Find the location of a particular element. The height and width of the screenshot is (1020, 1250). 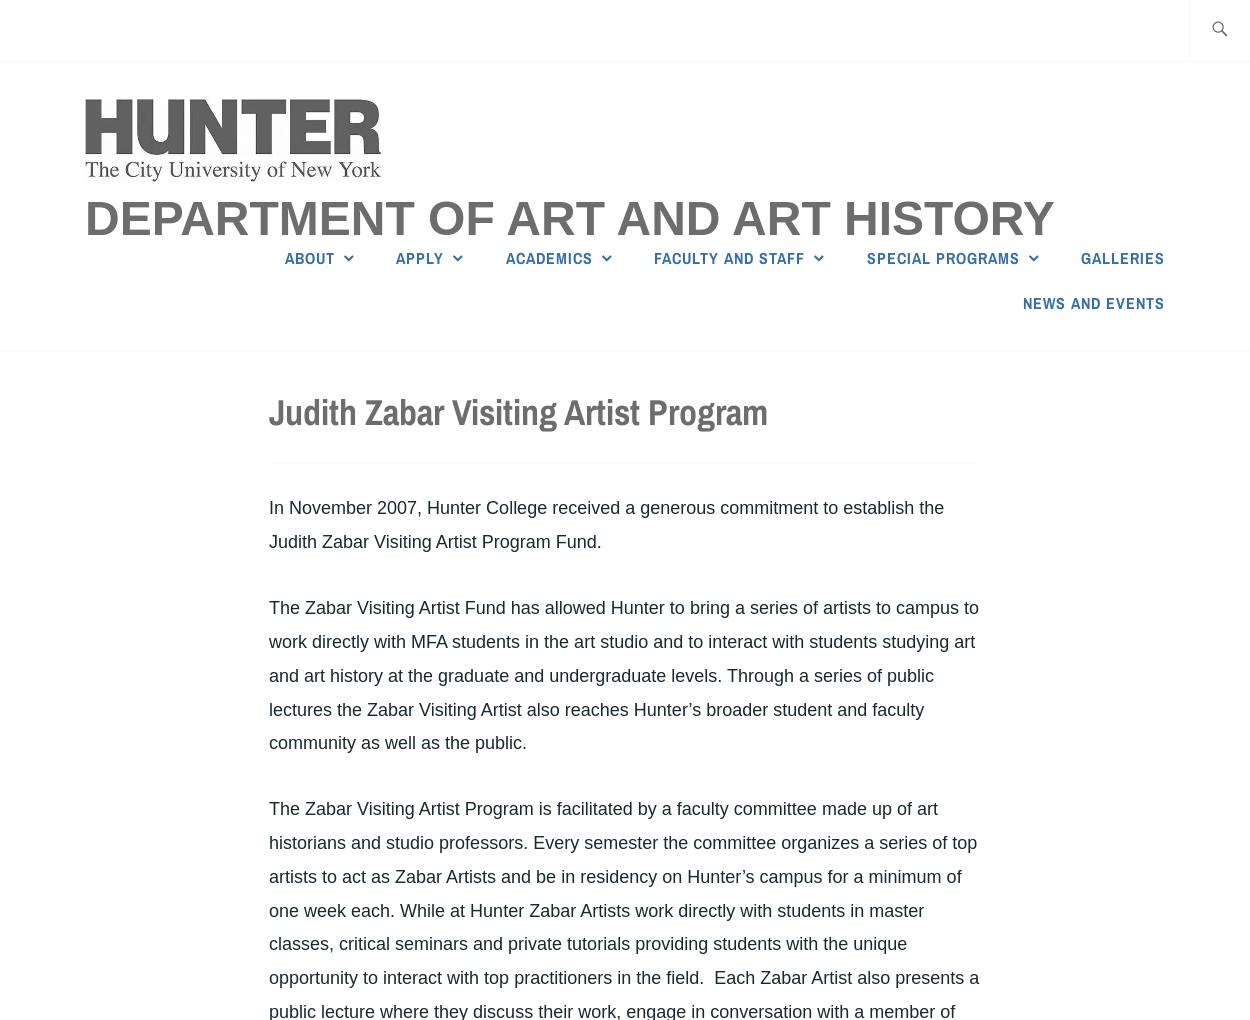

'Department of Art and Art History' is located at coordinates (568, 218).